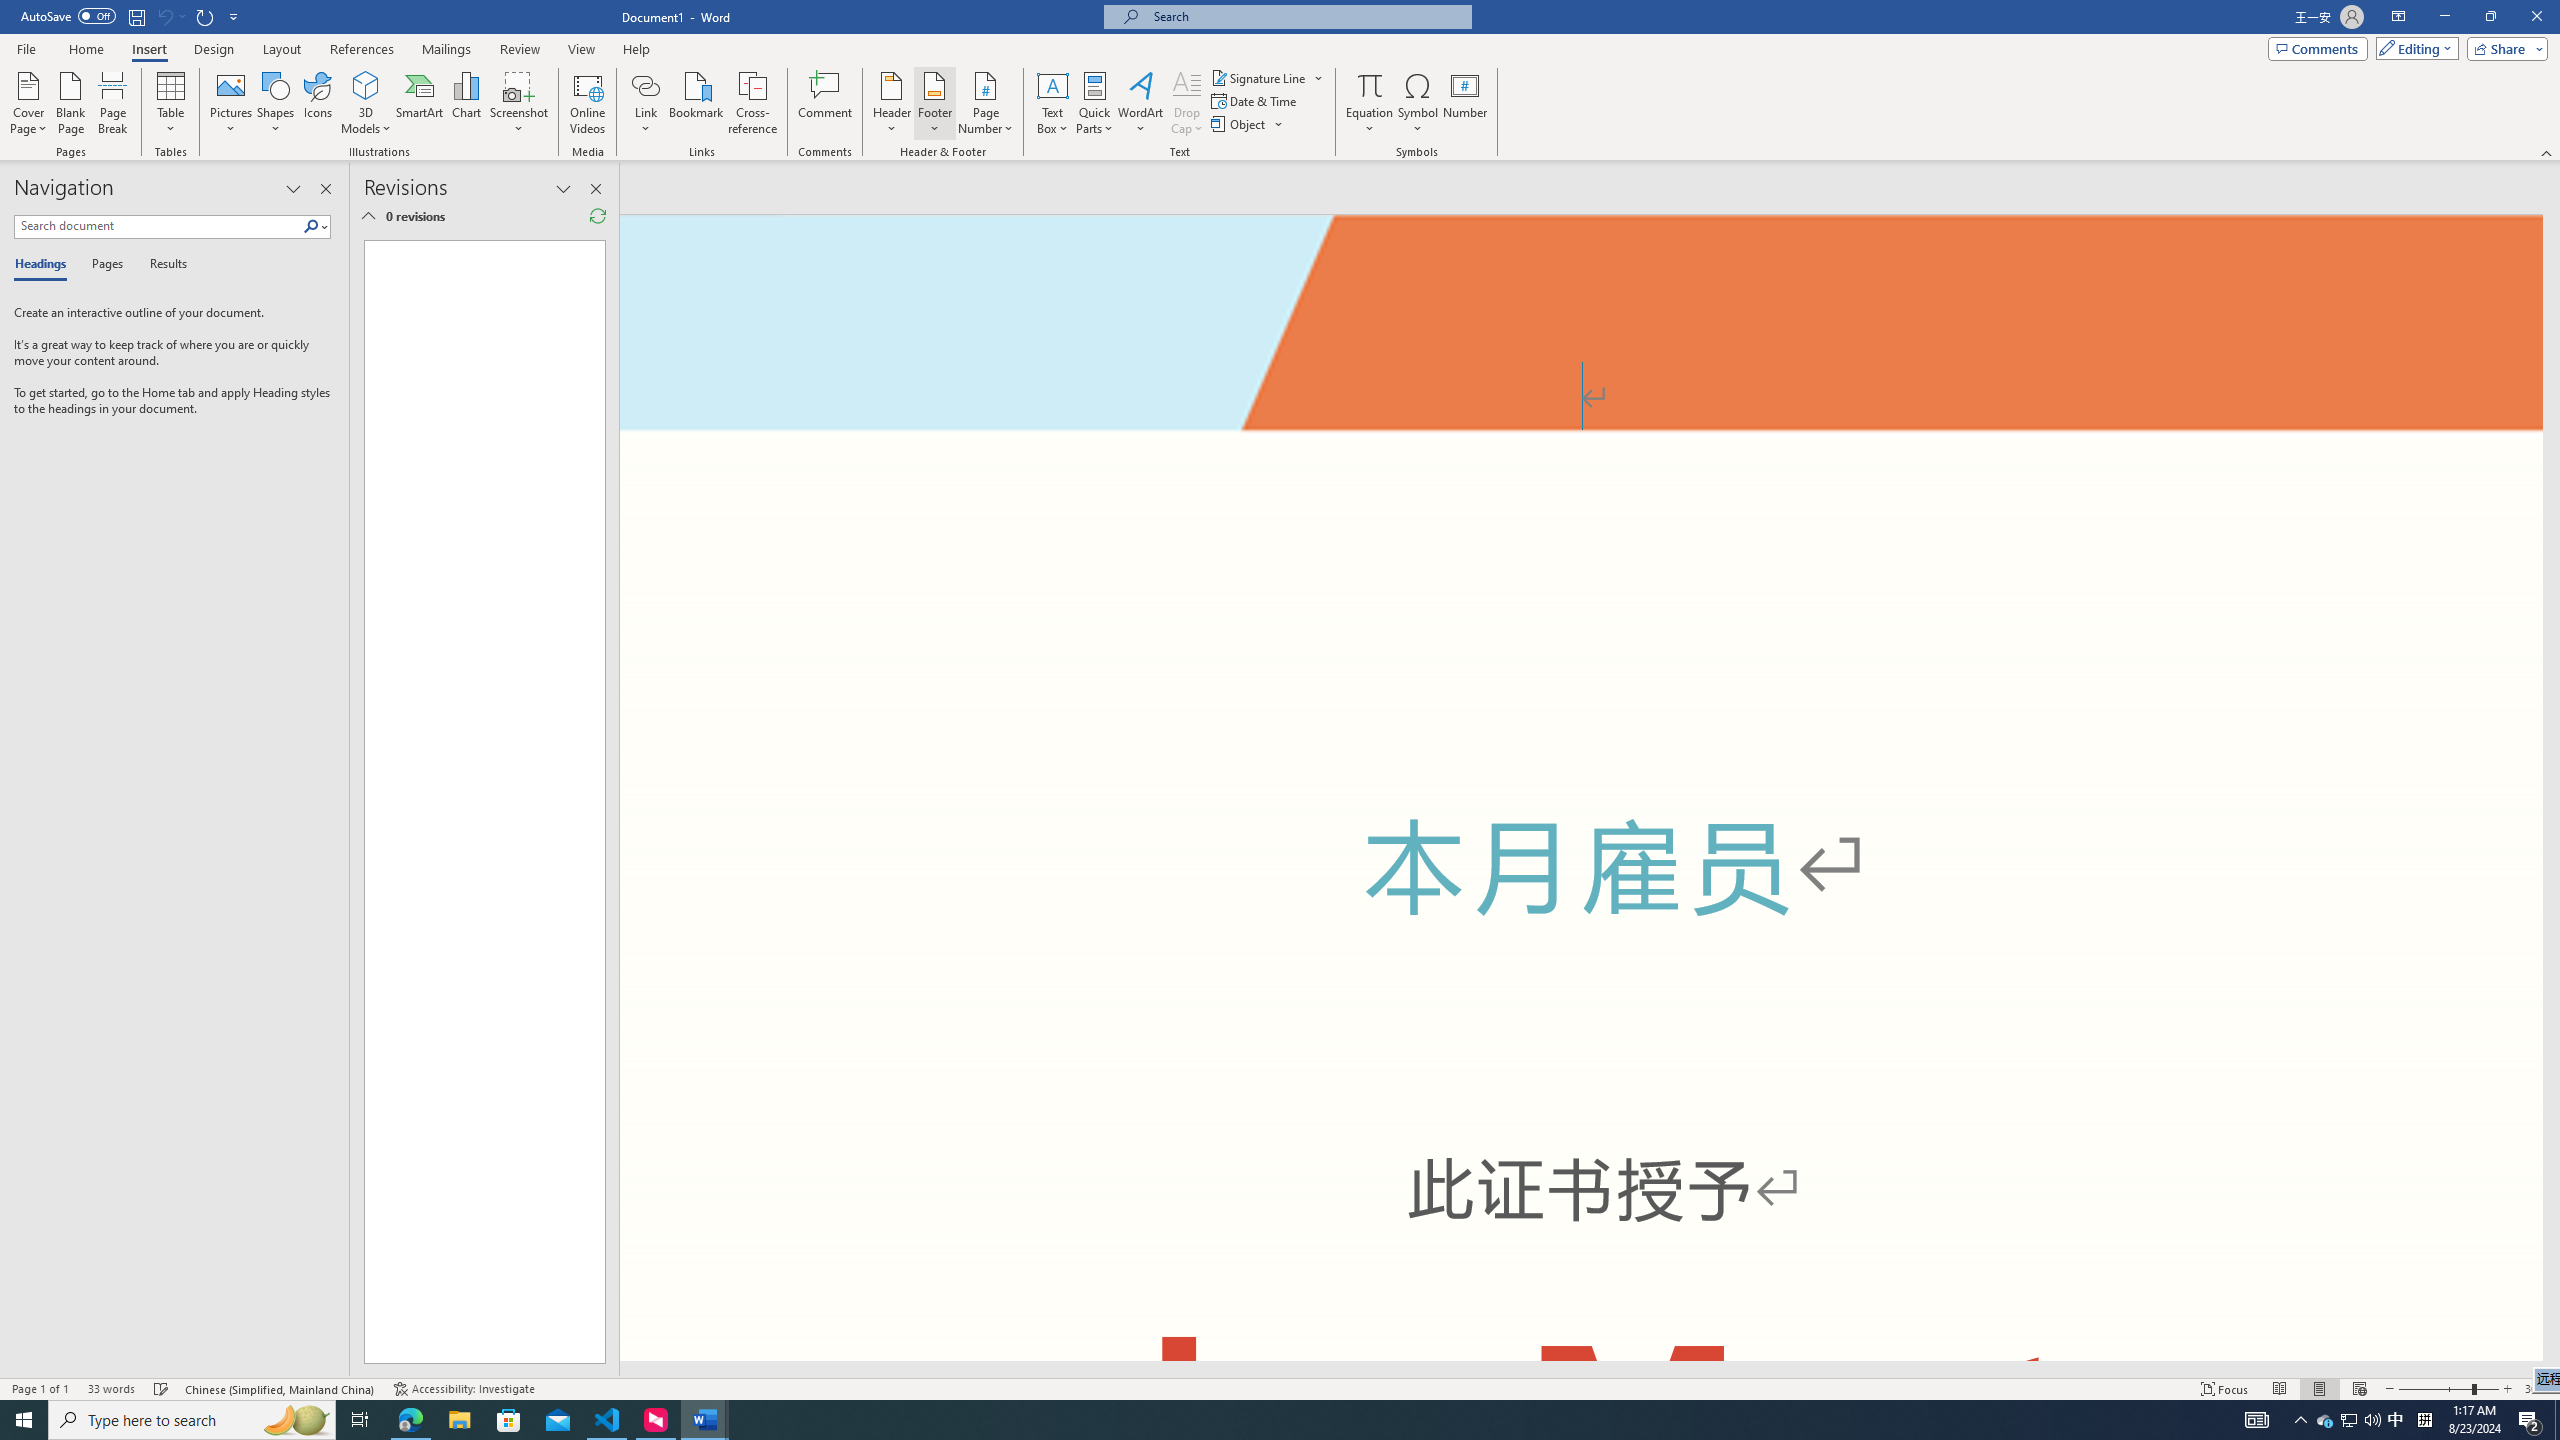 The image size is (2560, 1440). I want to click on 'Pictures', so click(231, 103).